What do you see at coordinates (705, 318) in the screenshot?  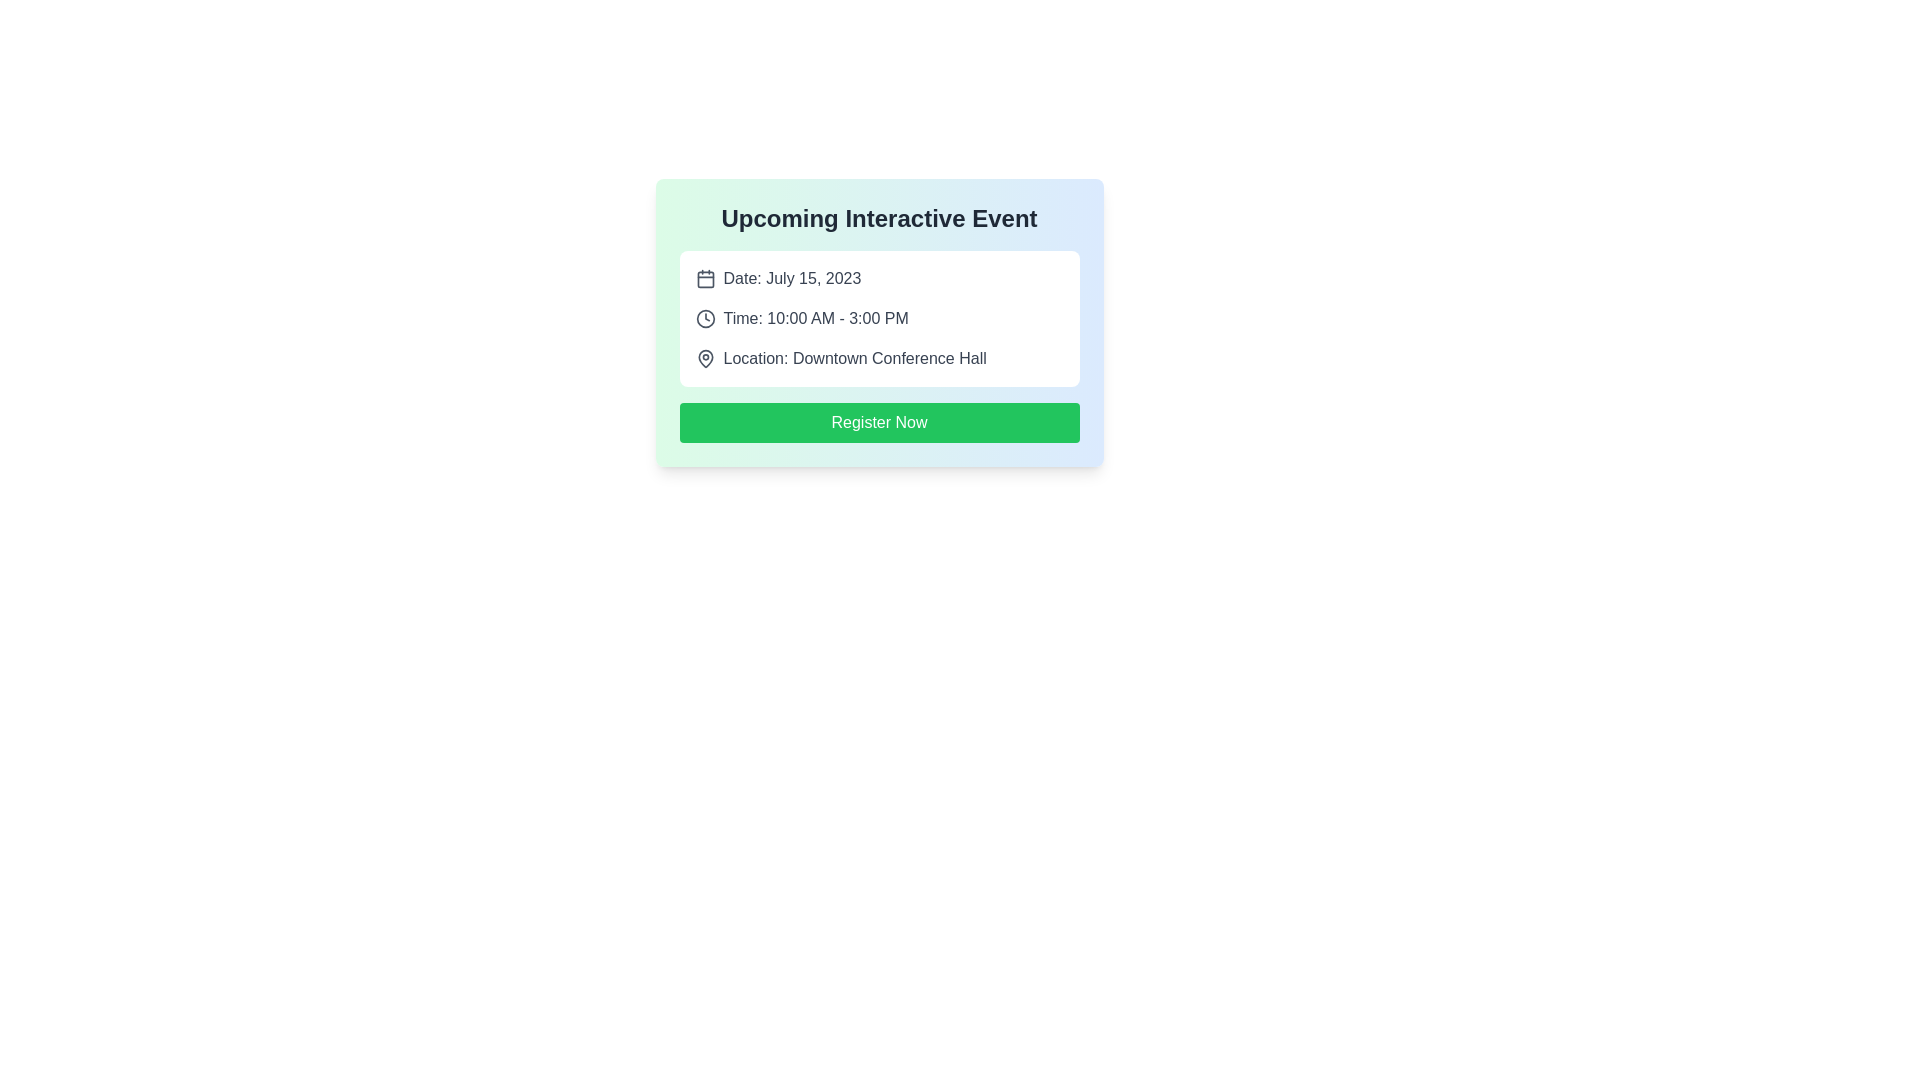 I see `the outer circular outline of the clock SVG icon, which is positioned left of the 'Time' label and adjacent to the time text` at bounding box center [705, 318].